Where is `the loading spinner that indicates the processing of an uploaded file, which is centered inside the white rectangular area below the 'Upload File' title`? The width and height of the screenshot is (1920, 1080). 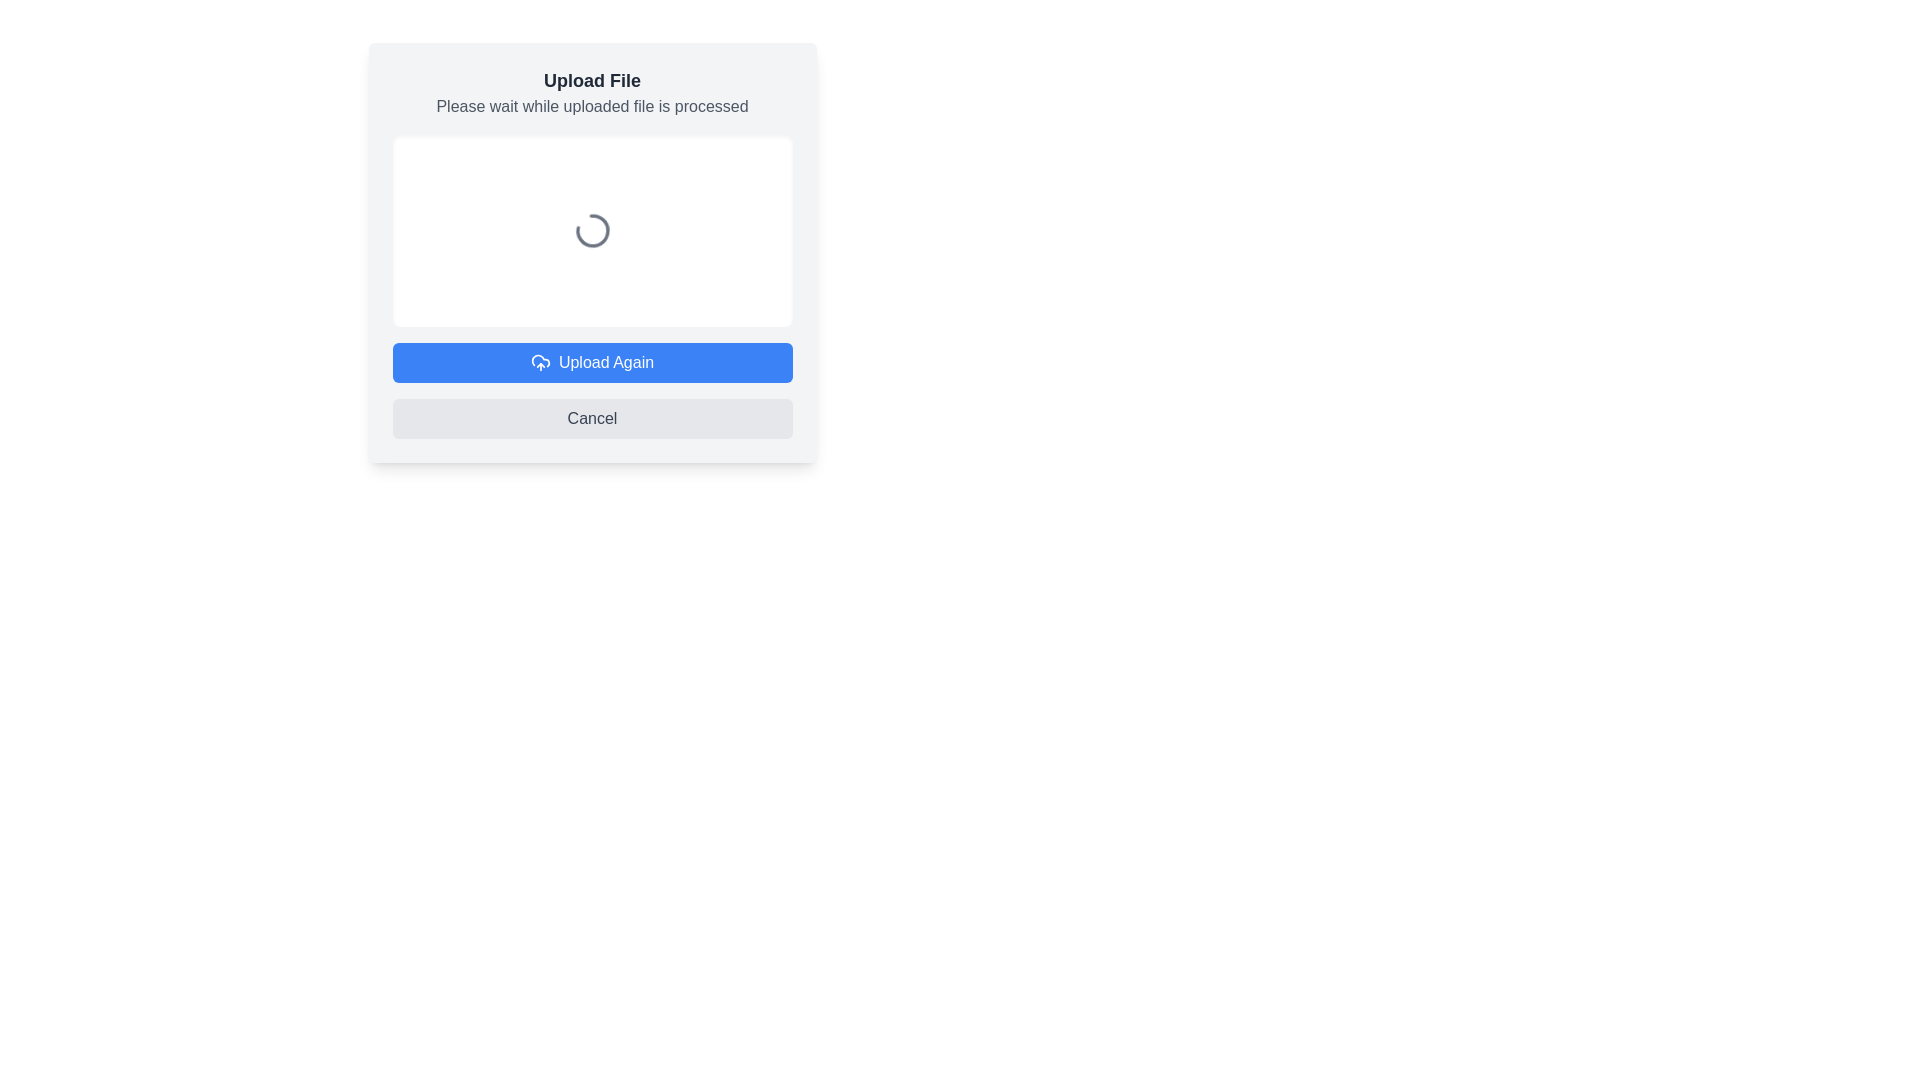
the loading spinner that indicates the processing of an uploaded file, which is centered inside the white rectangular area below the 'Upload File' title is located at coordinates (591, 252).